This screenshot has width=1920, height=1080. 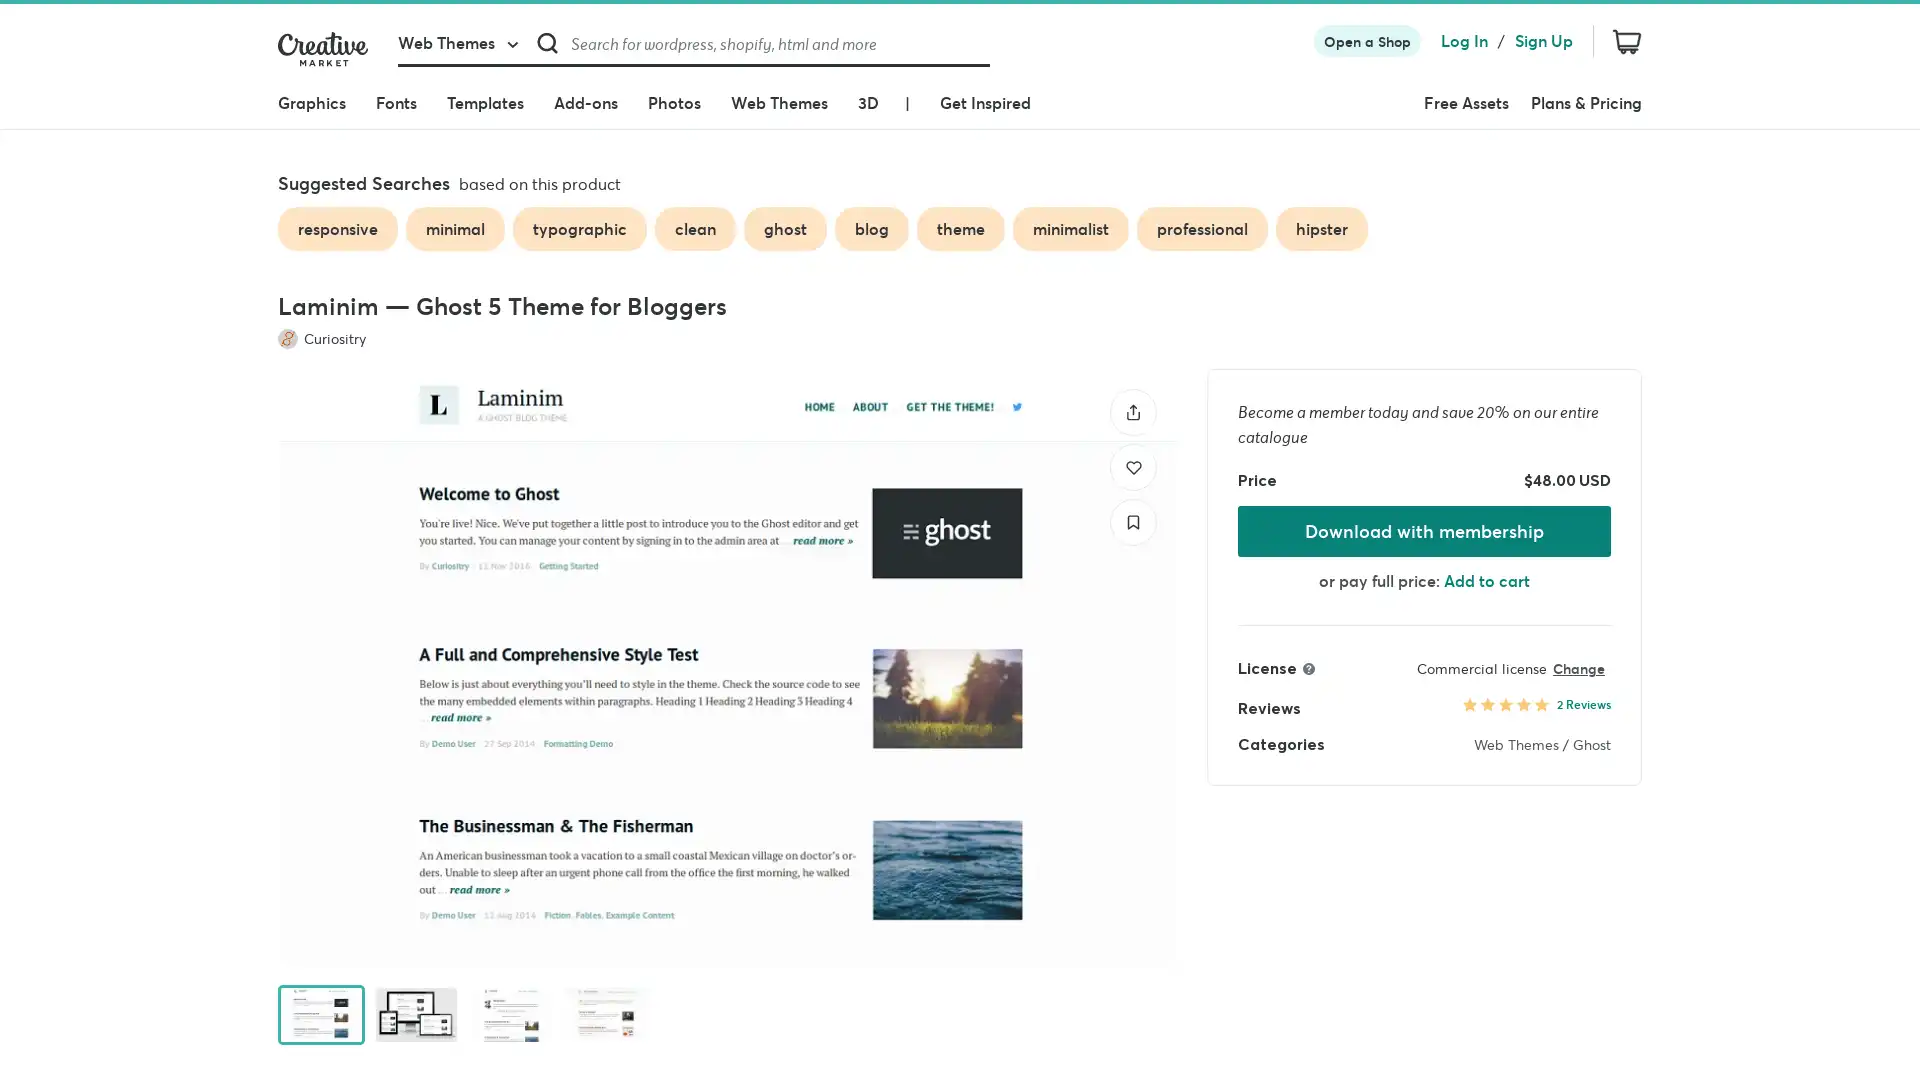 I want to click on Change license, so click(x=1577, y=668).